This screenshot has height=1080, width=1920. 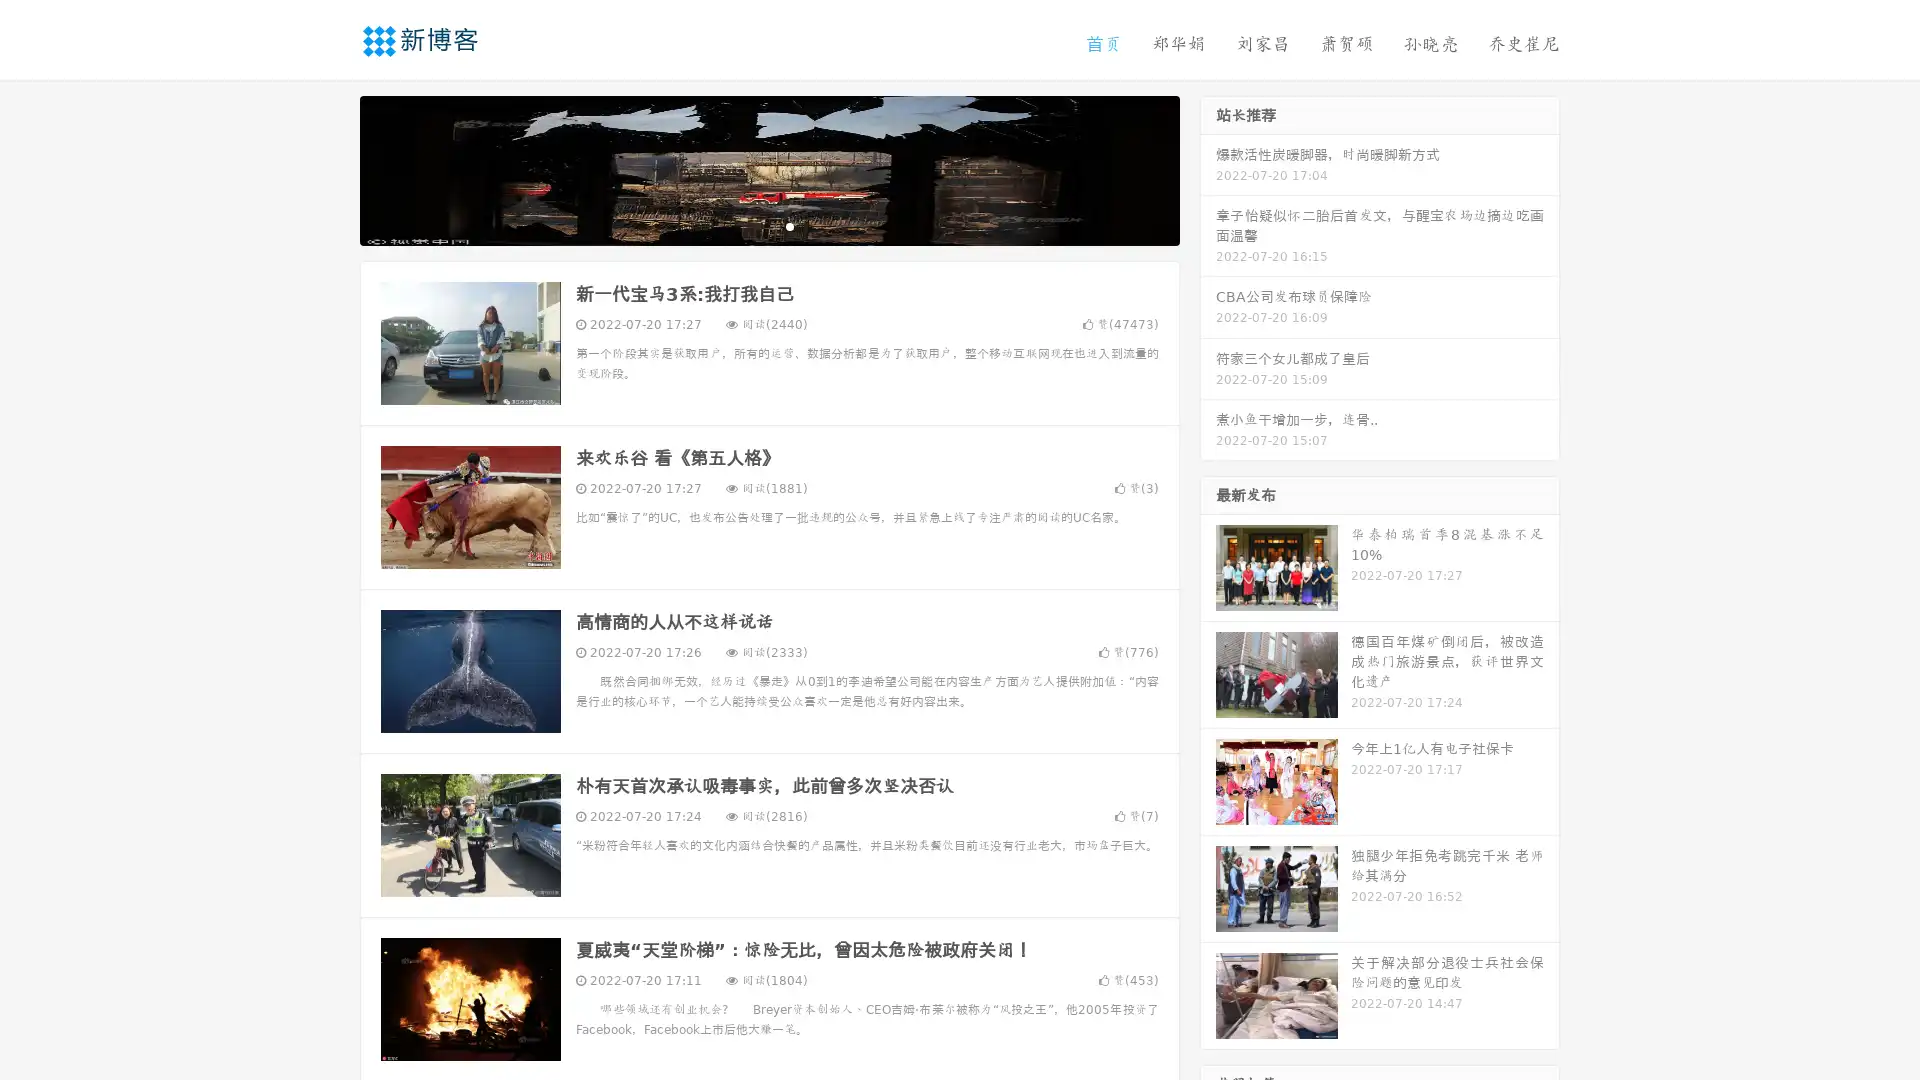 What do you see at coordinates (1208, 168) in the screenshot?
I see `Next slide` at bounding box center [1208, 168].